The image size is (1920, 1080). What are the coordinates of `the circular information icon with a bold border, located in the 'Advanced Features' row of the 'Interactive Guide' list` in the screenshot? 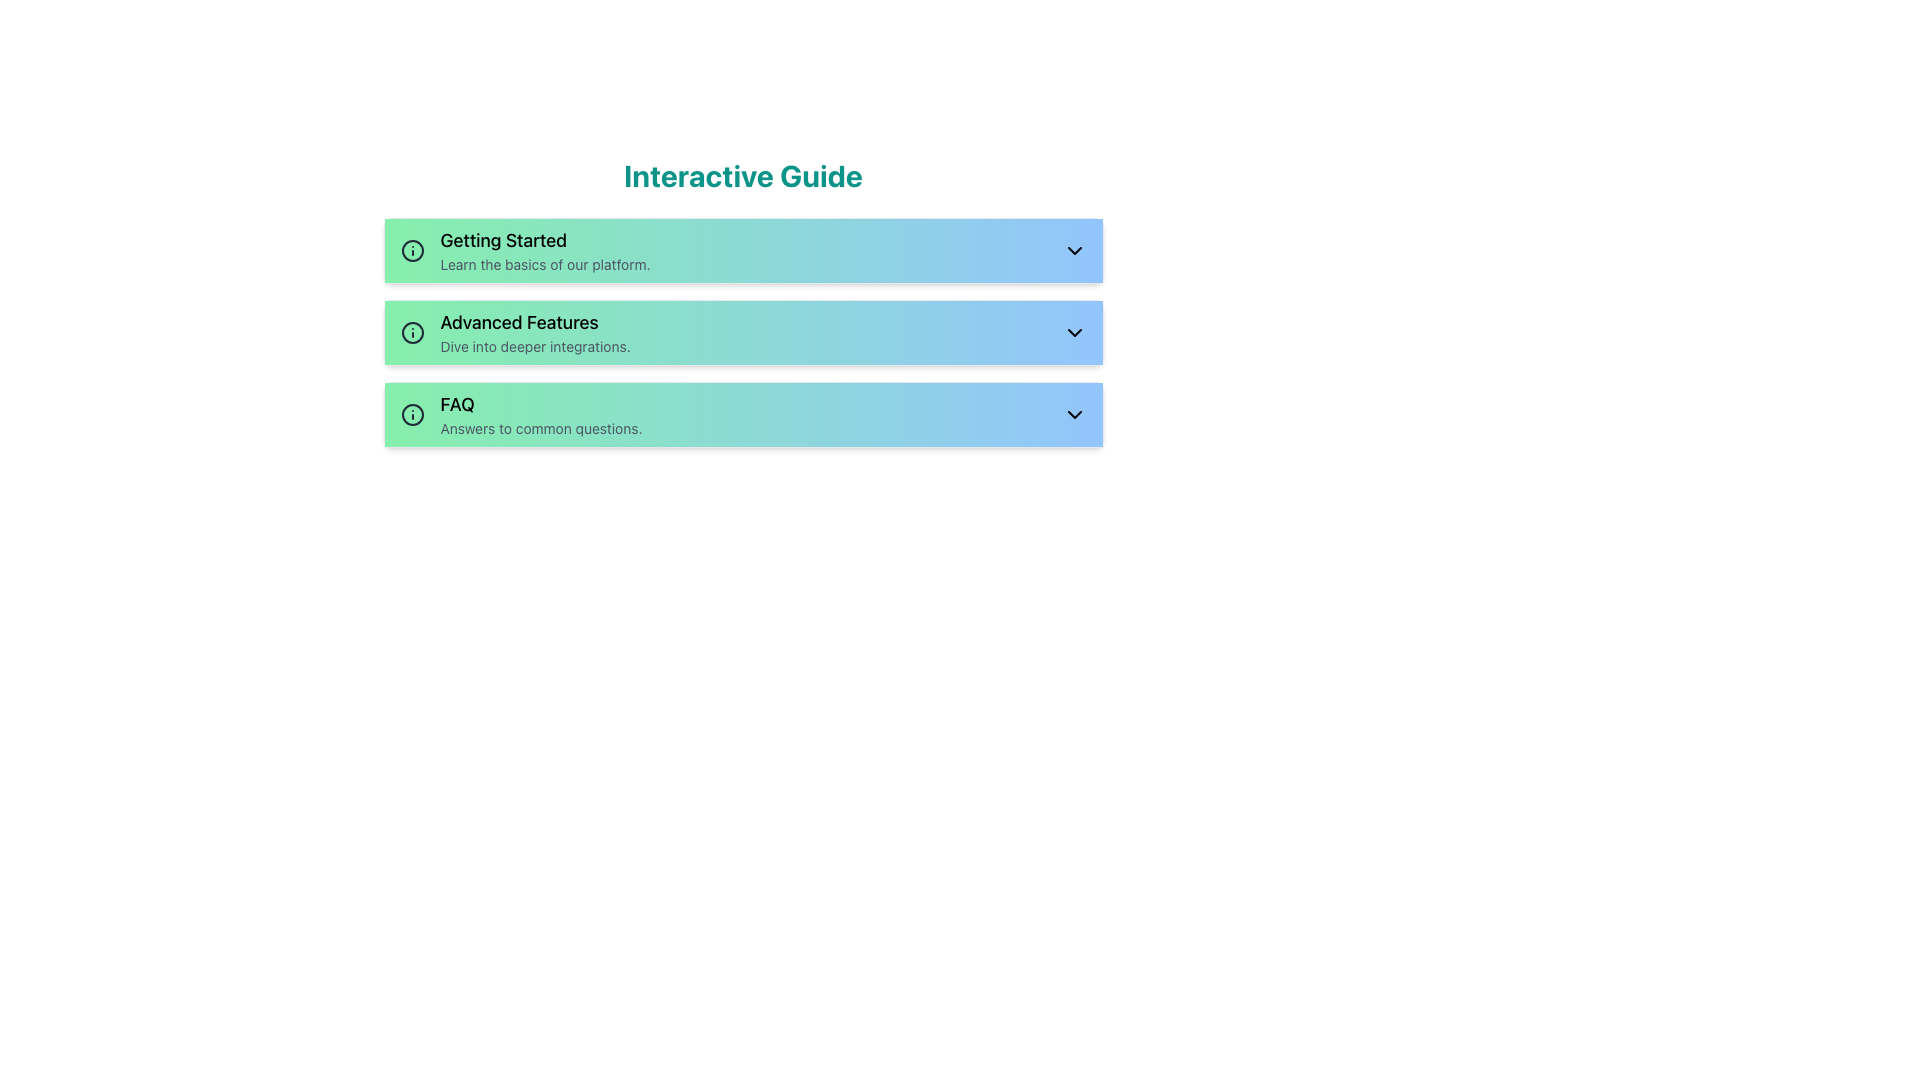 It's located at (411, 331).